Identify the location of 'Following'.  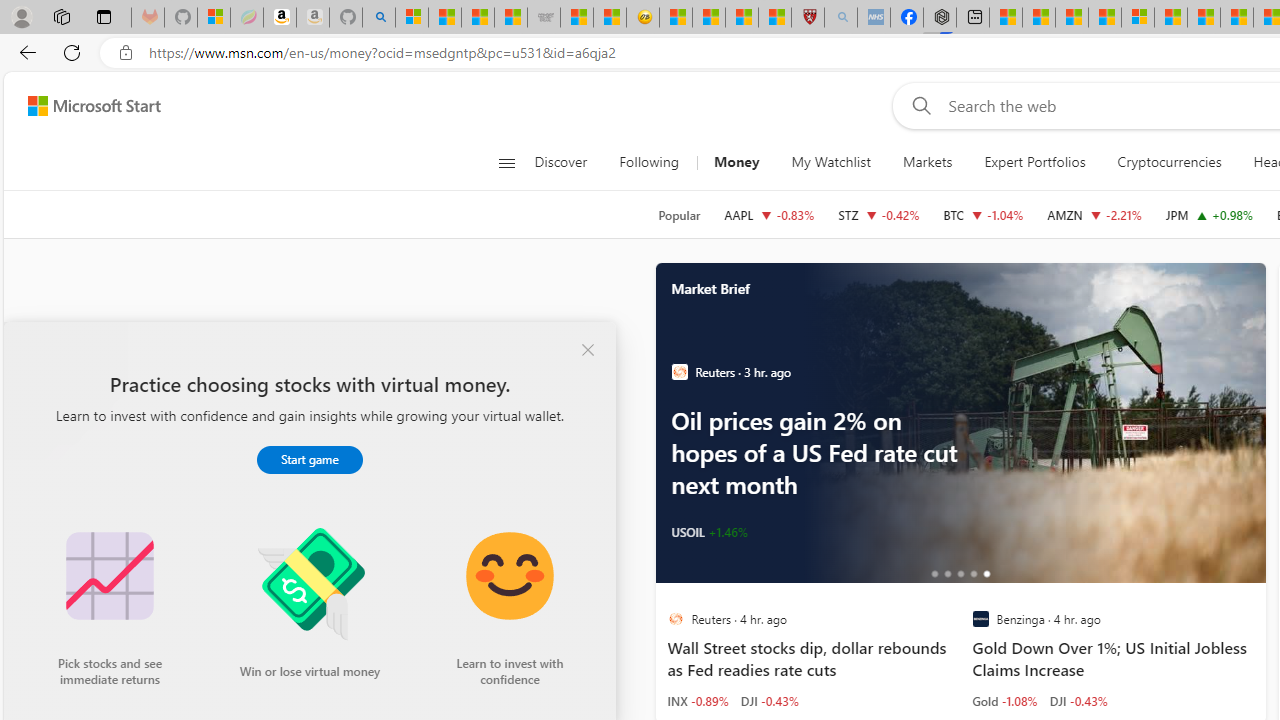
(648, 162).